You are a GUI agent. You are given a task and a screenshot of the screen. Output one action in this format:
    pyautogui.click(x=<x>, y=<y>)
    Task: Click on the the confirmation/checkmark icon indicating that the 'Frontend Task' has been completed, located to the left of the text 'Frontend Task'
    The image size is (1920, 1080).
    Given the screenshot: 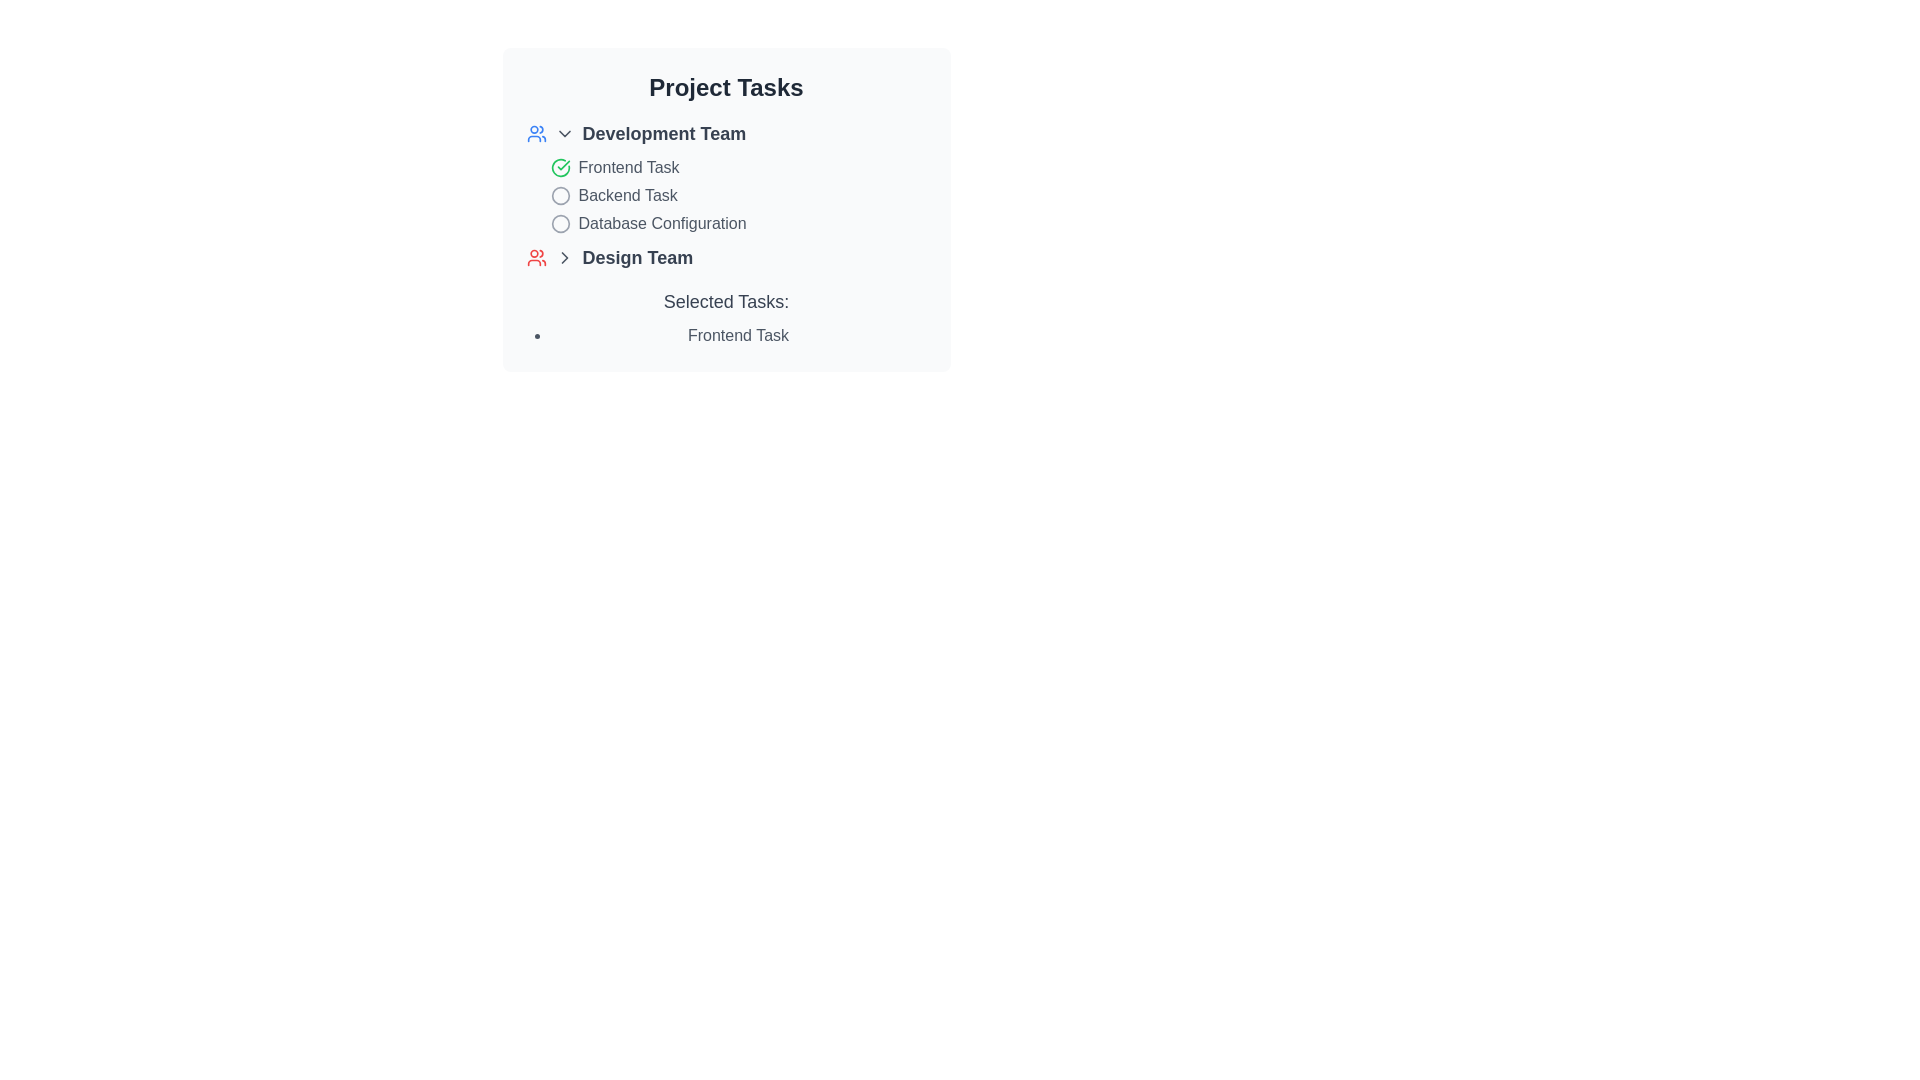 What is the action you would take?
    pyautogui.click(x=560, y=167)
    